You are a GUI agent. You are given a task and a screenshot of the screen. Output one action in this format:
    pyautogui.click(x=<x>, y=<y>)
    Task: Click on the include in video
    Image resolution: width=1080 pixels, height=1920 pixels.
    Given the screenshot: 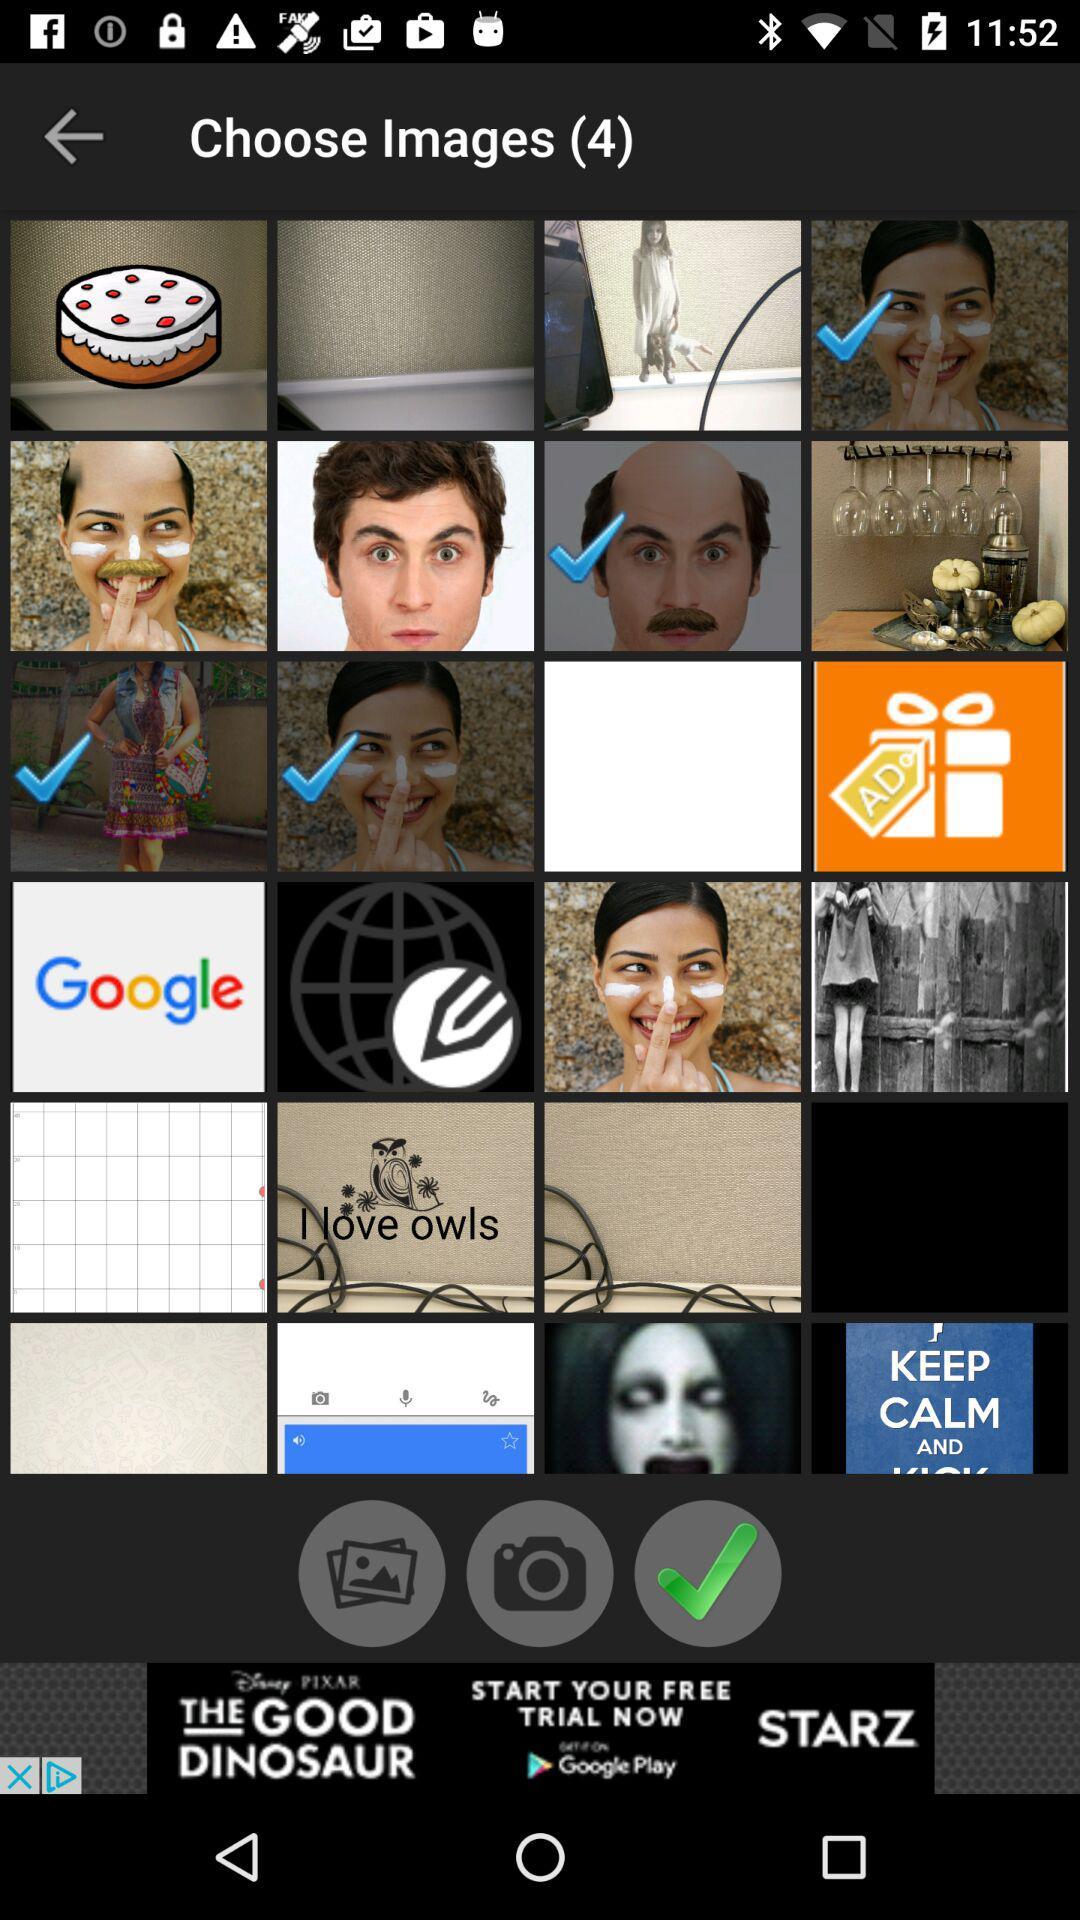 What is the action you would take?
    pyautogui.click(x=939, y=1206)
    